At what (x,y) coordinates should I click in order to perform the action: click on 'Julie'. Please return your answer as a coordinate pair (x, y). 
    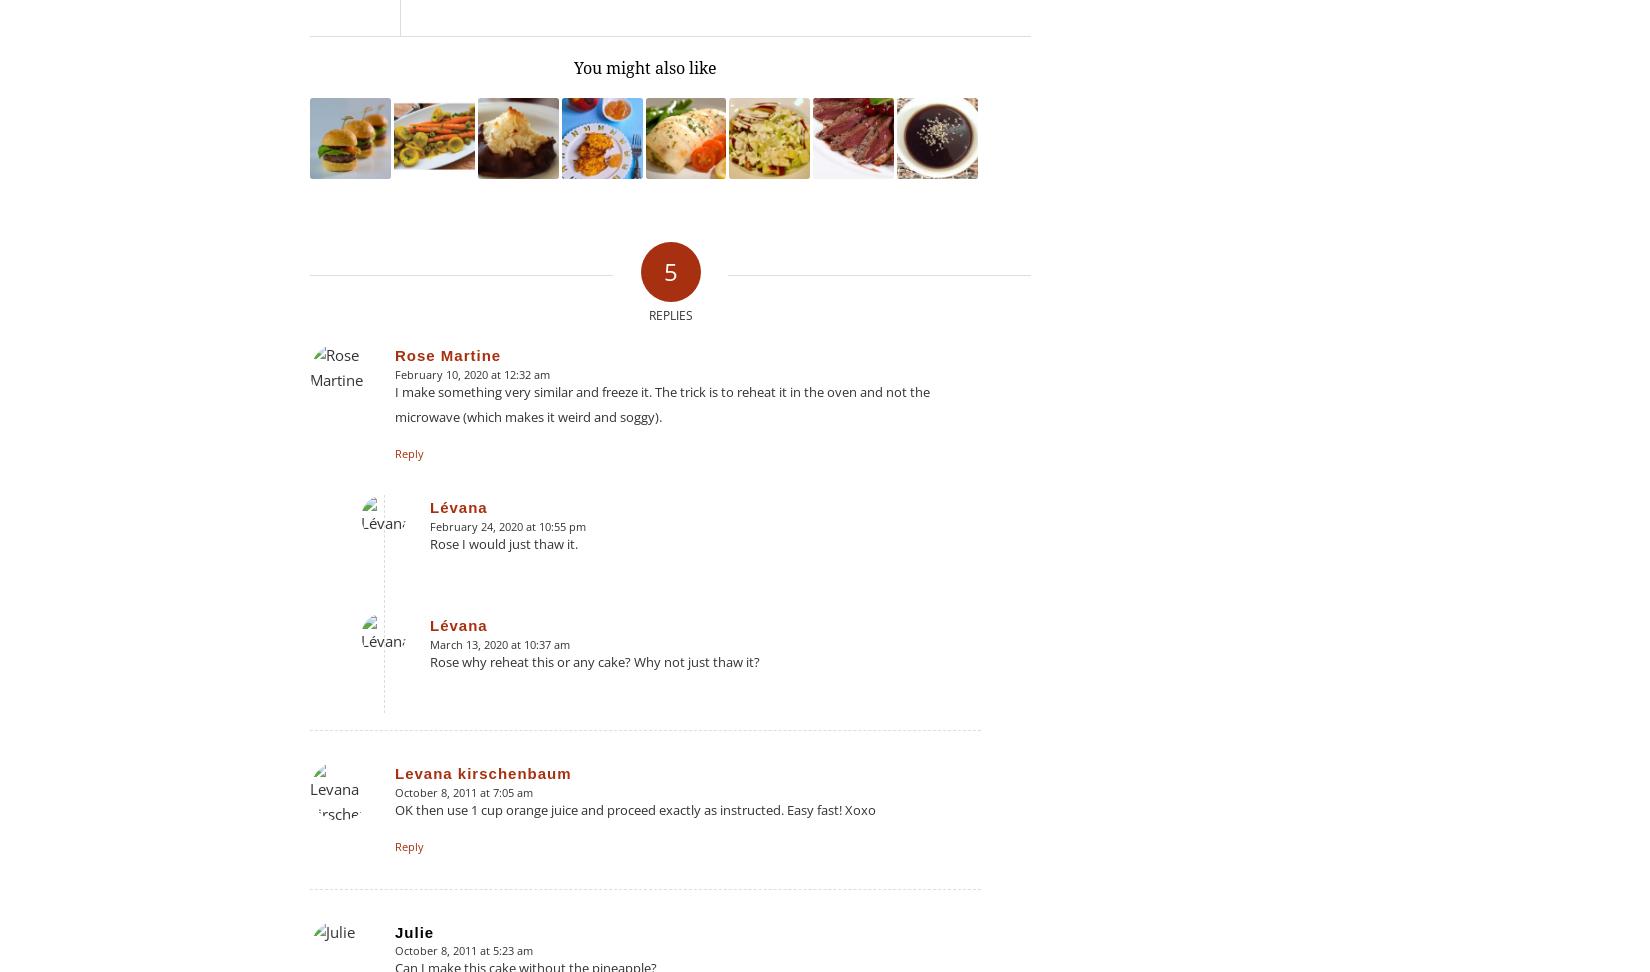
    Looking at the image, I should click on (413, 930).